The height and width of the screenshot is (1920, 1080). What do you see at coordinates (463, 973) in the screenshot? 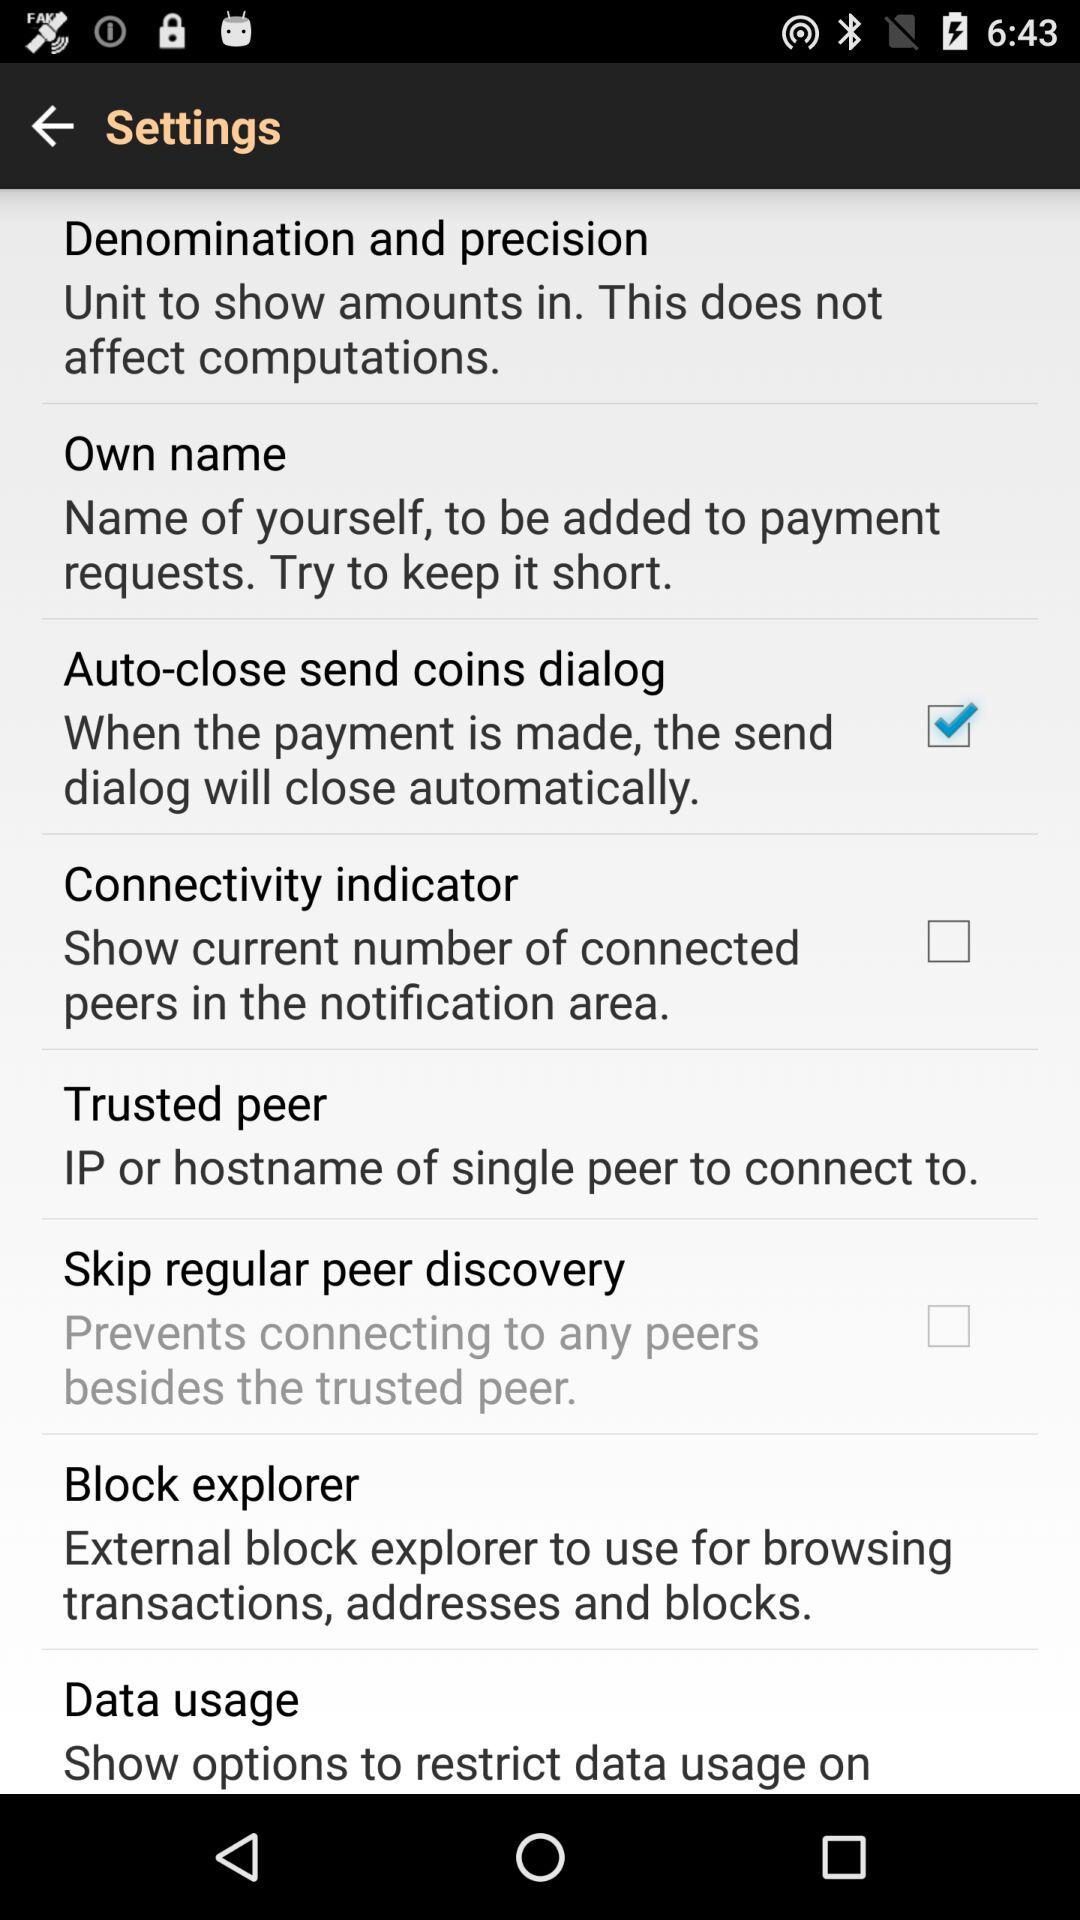
I see `icon below the connectivity indicator icon` at bounding box center [463, 973].